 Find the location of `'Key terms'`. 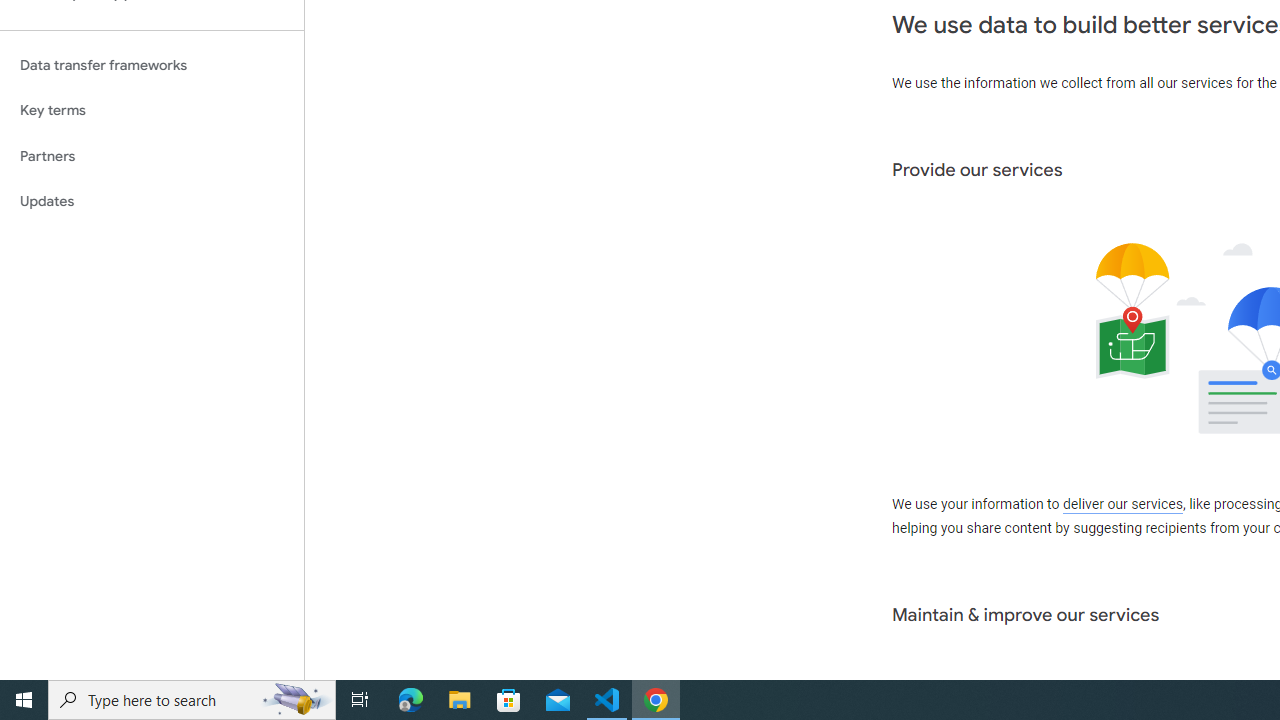

'Key terms' is located at coordinates (151, 110).